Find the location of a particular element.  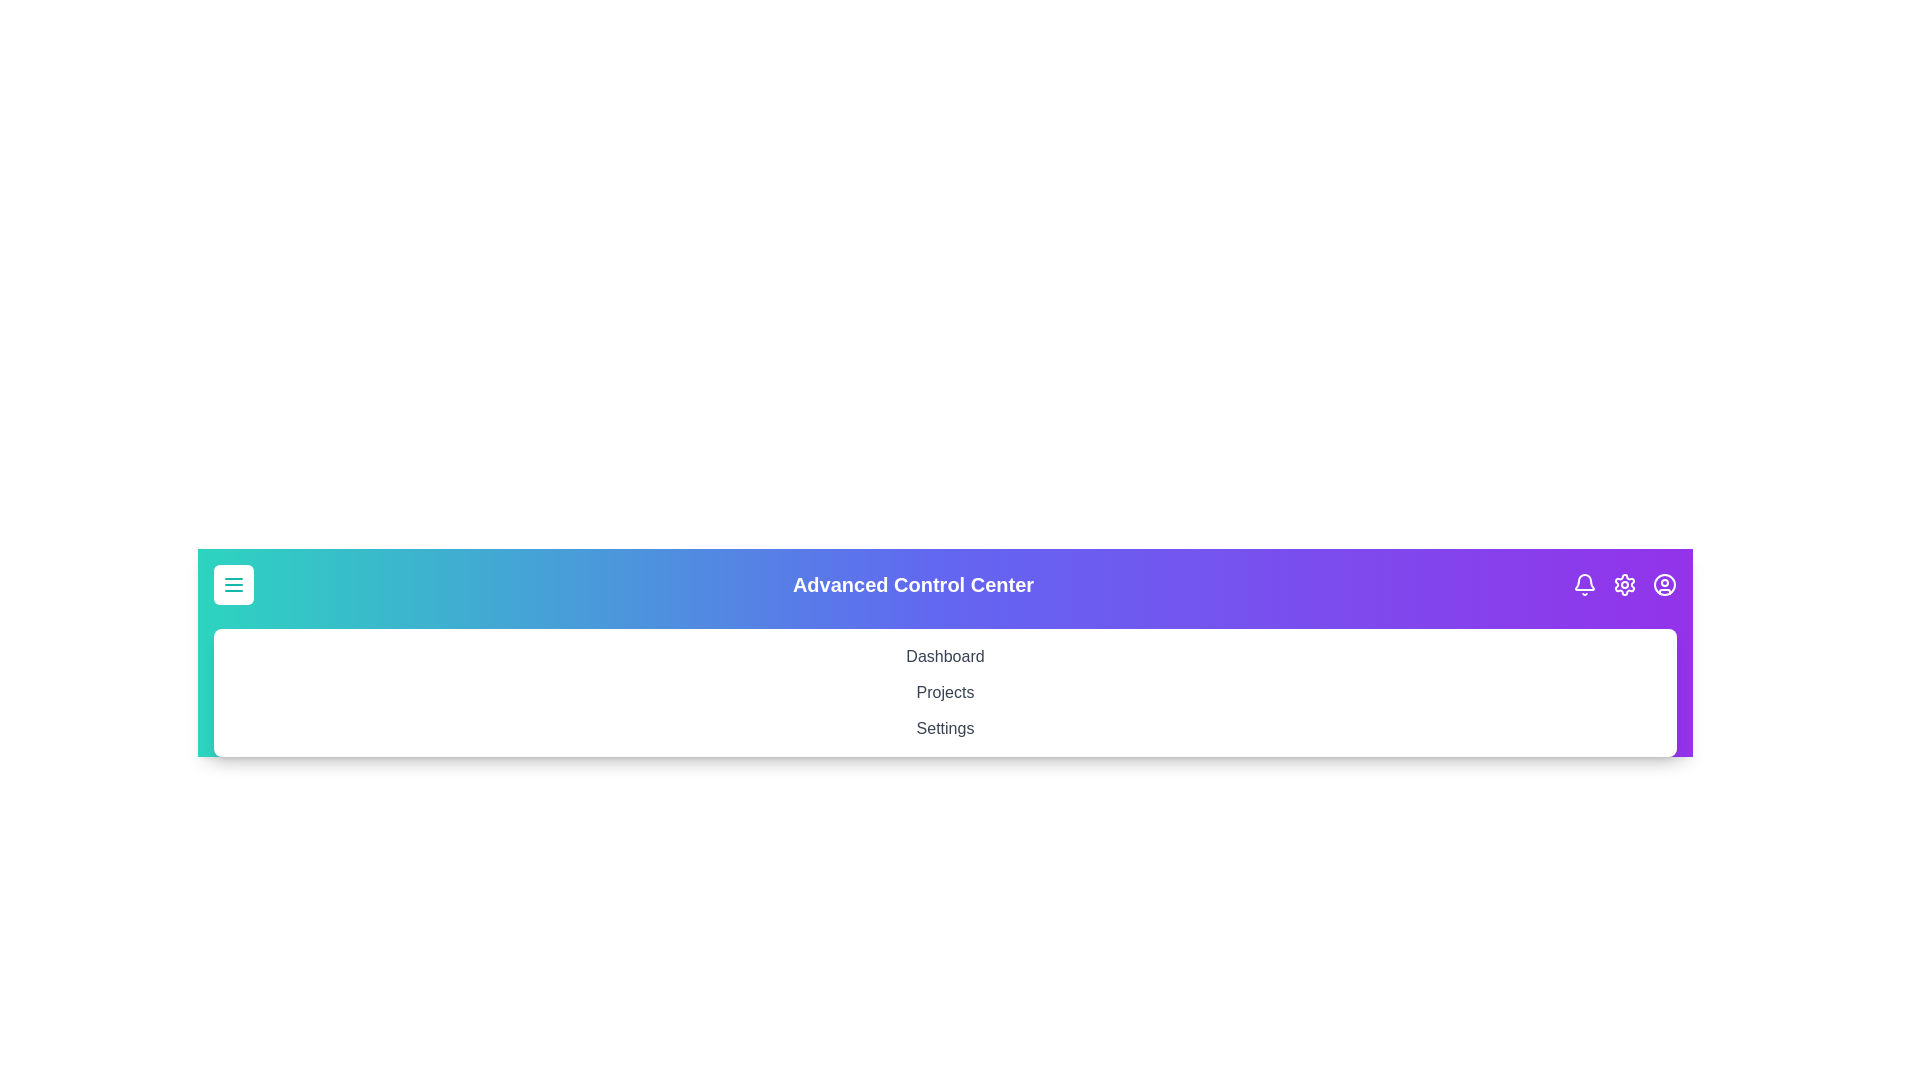

the settings icon to access configuration options is located at coordinates (1625, 585).